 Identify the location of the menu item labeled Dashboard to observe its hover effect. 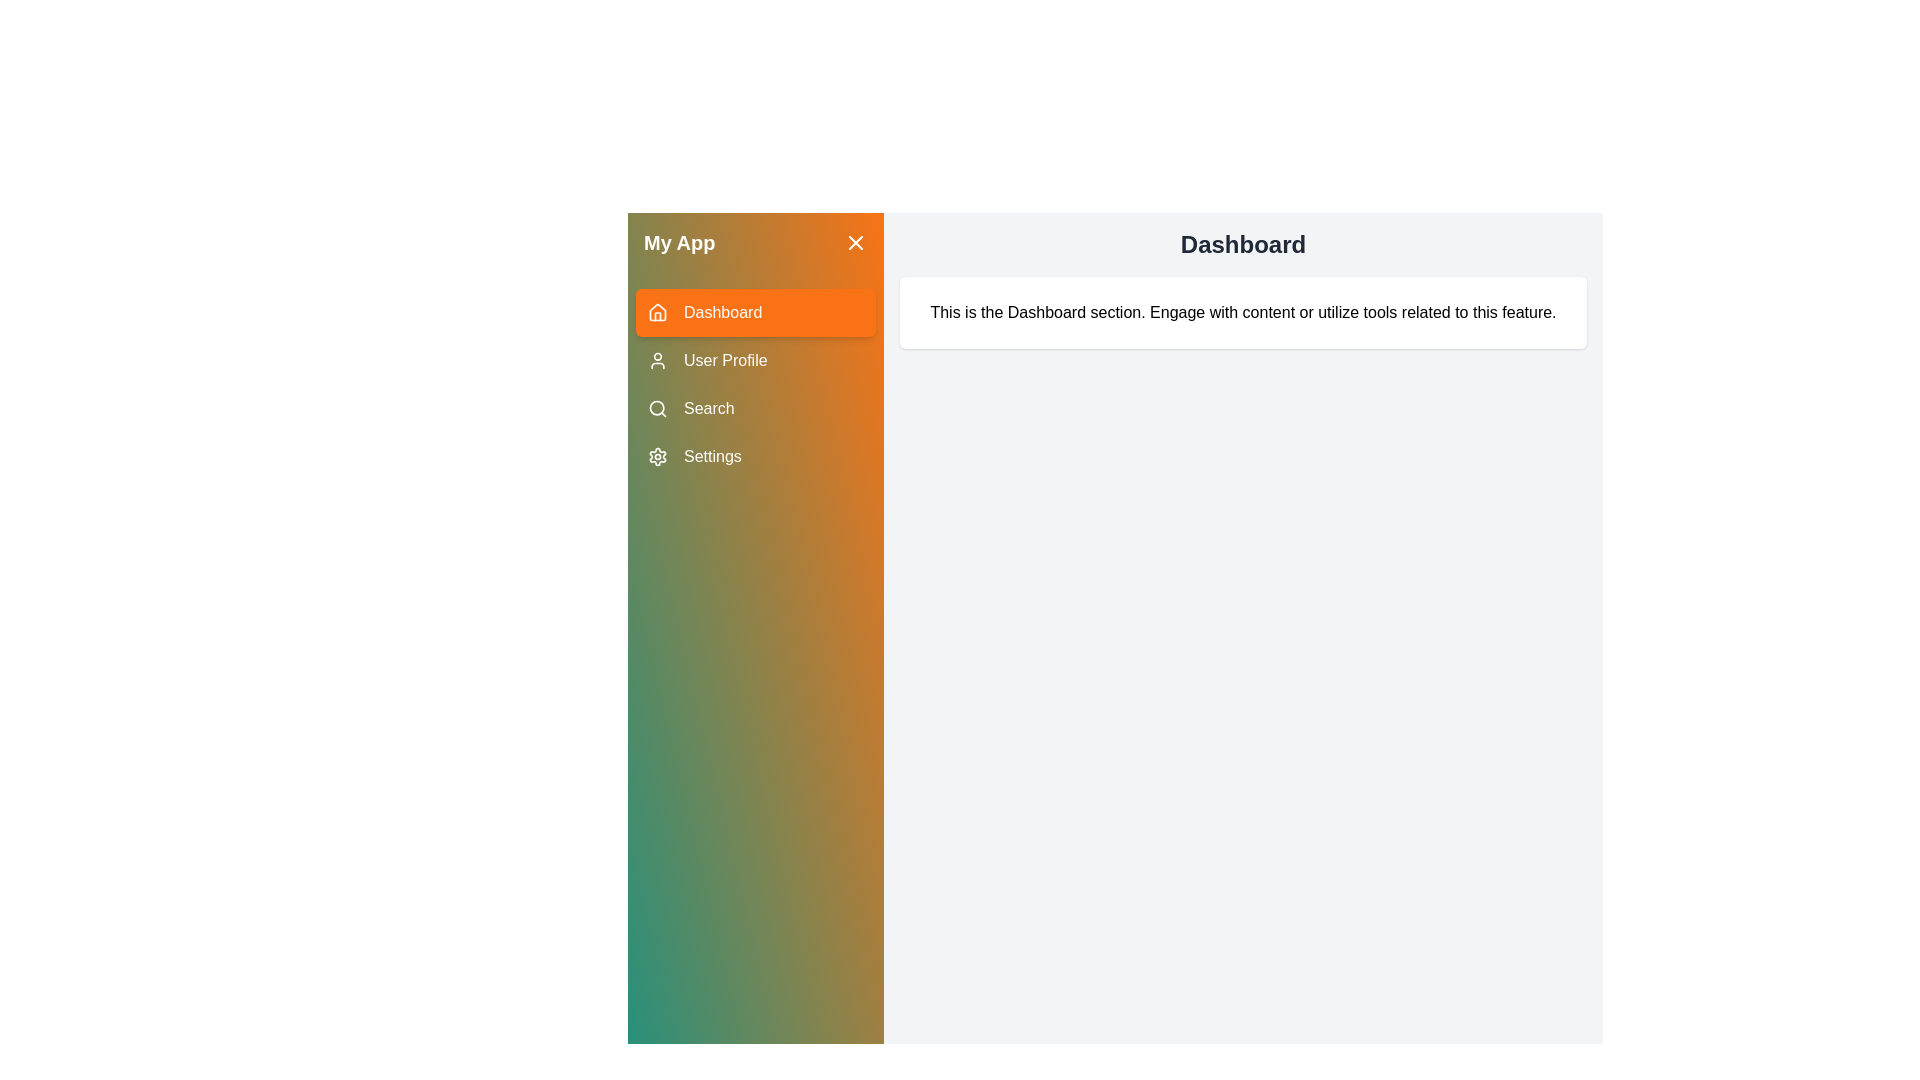
(754, 312).